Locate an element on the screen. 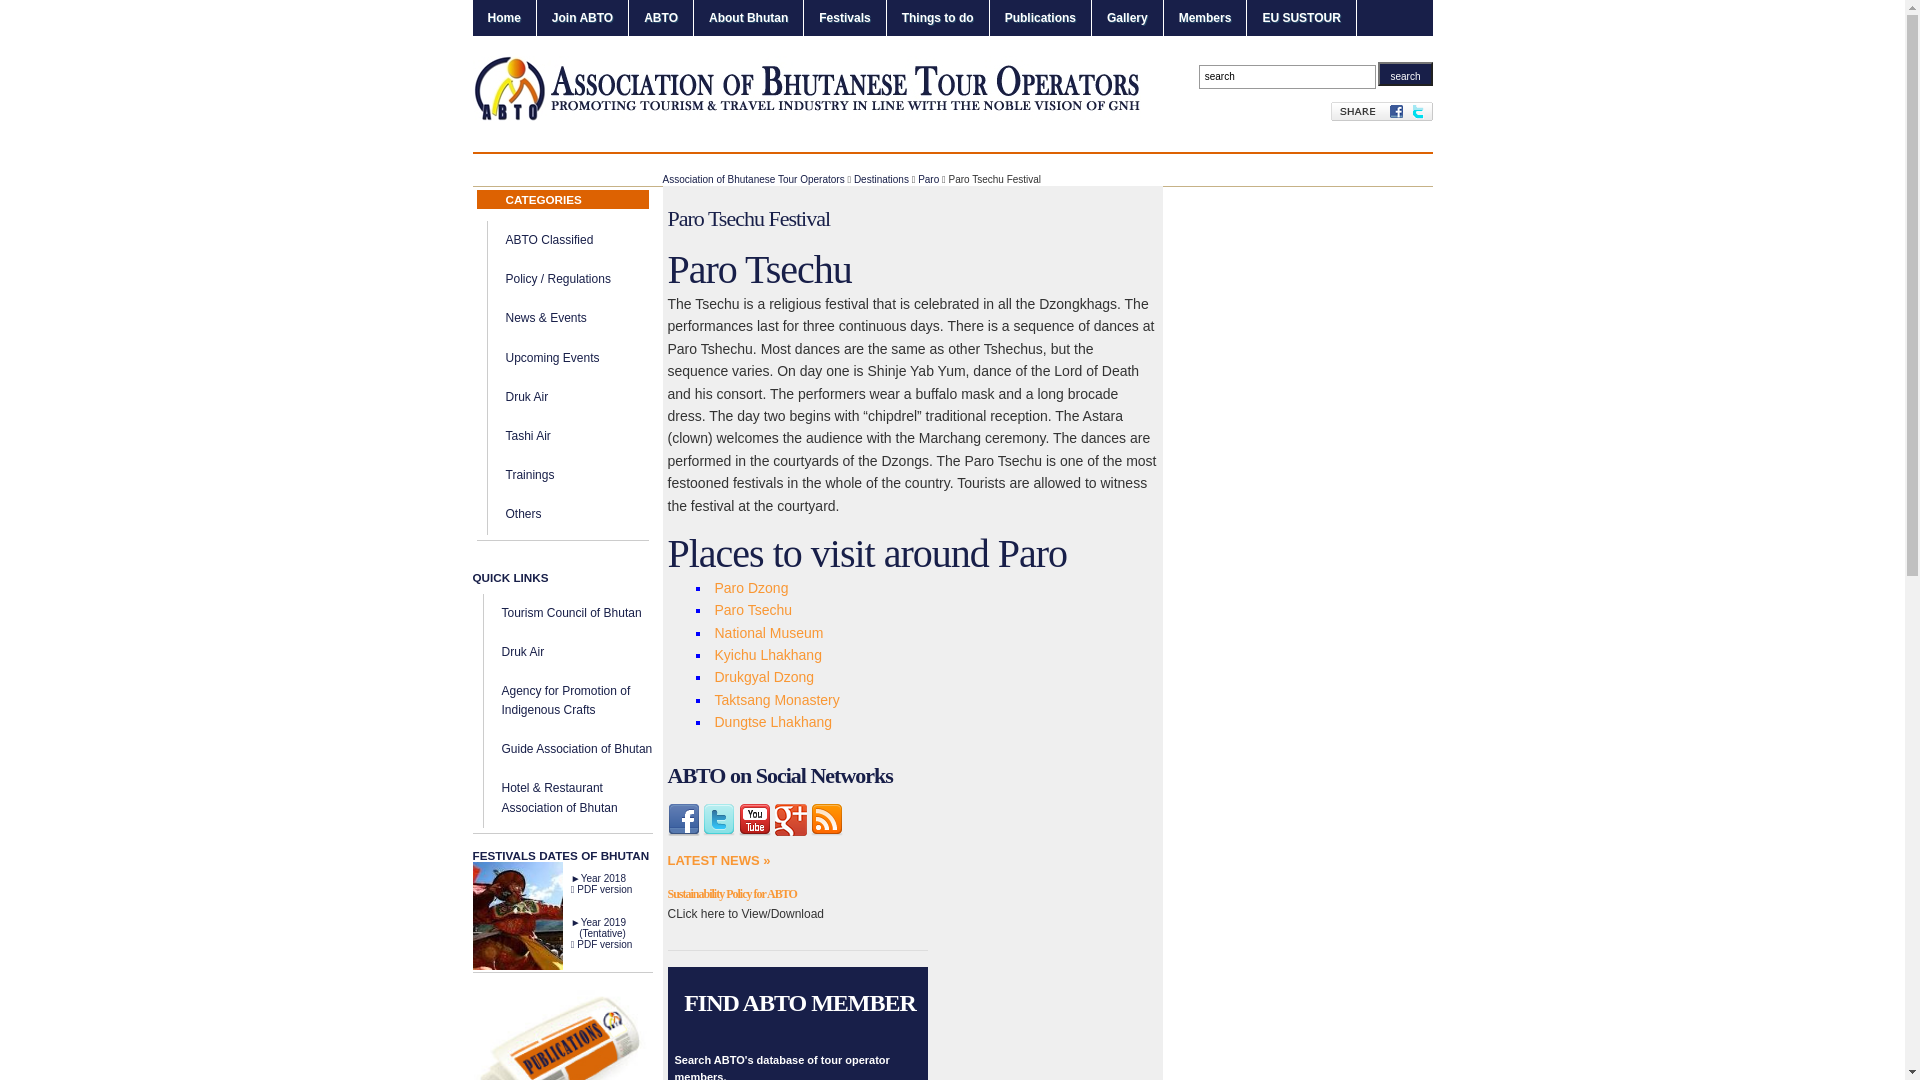 Image resolution: width=1920 pixels, height=1080 pixels. 'Gallery' is located at coordinates (1127, 18).